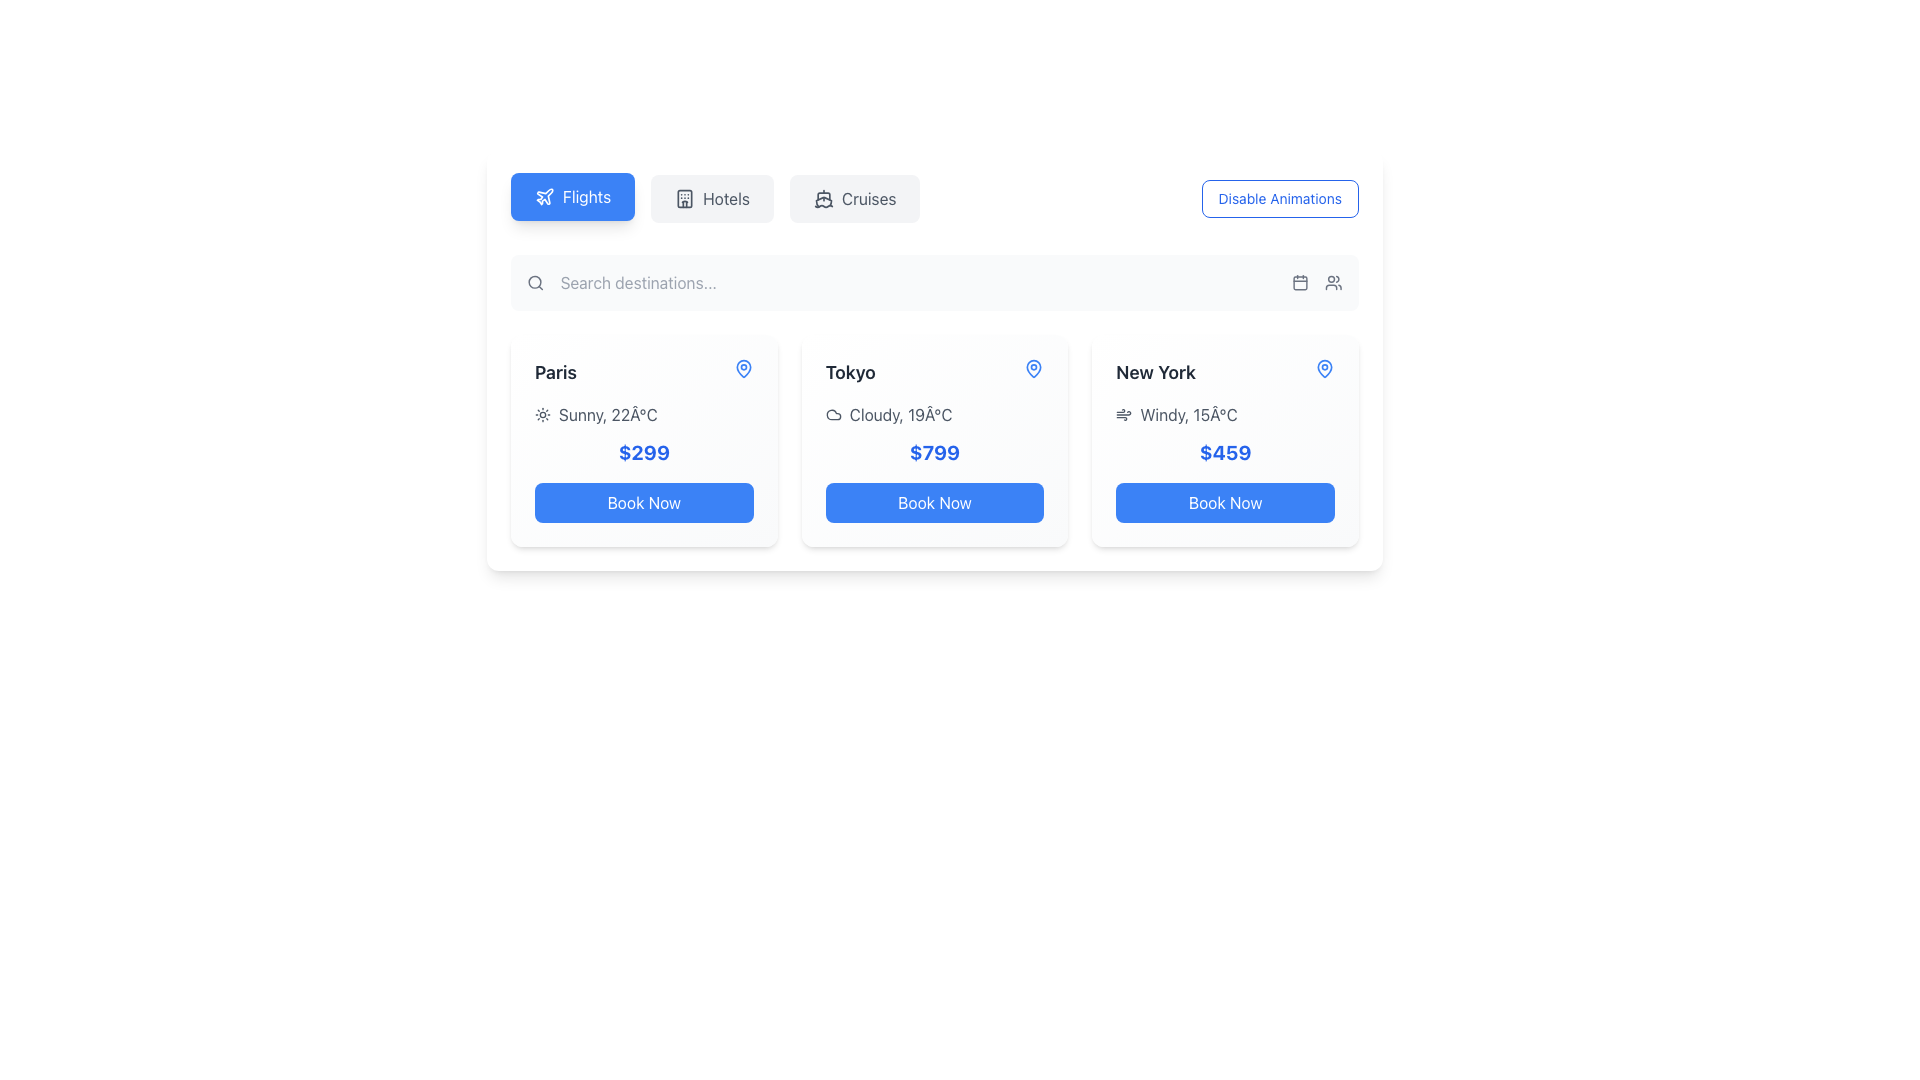 The width and height of the screenshot is (1920, 1080). What do you see at coordinates (1300, 282) in the screenshot?
I see `the calendar icon button, which is a minimalist styled button with a square frame and grid pattern, located next to the user icon on the right side of the top search bar` at bounding box center [1300, 282].